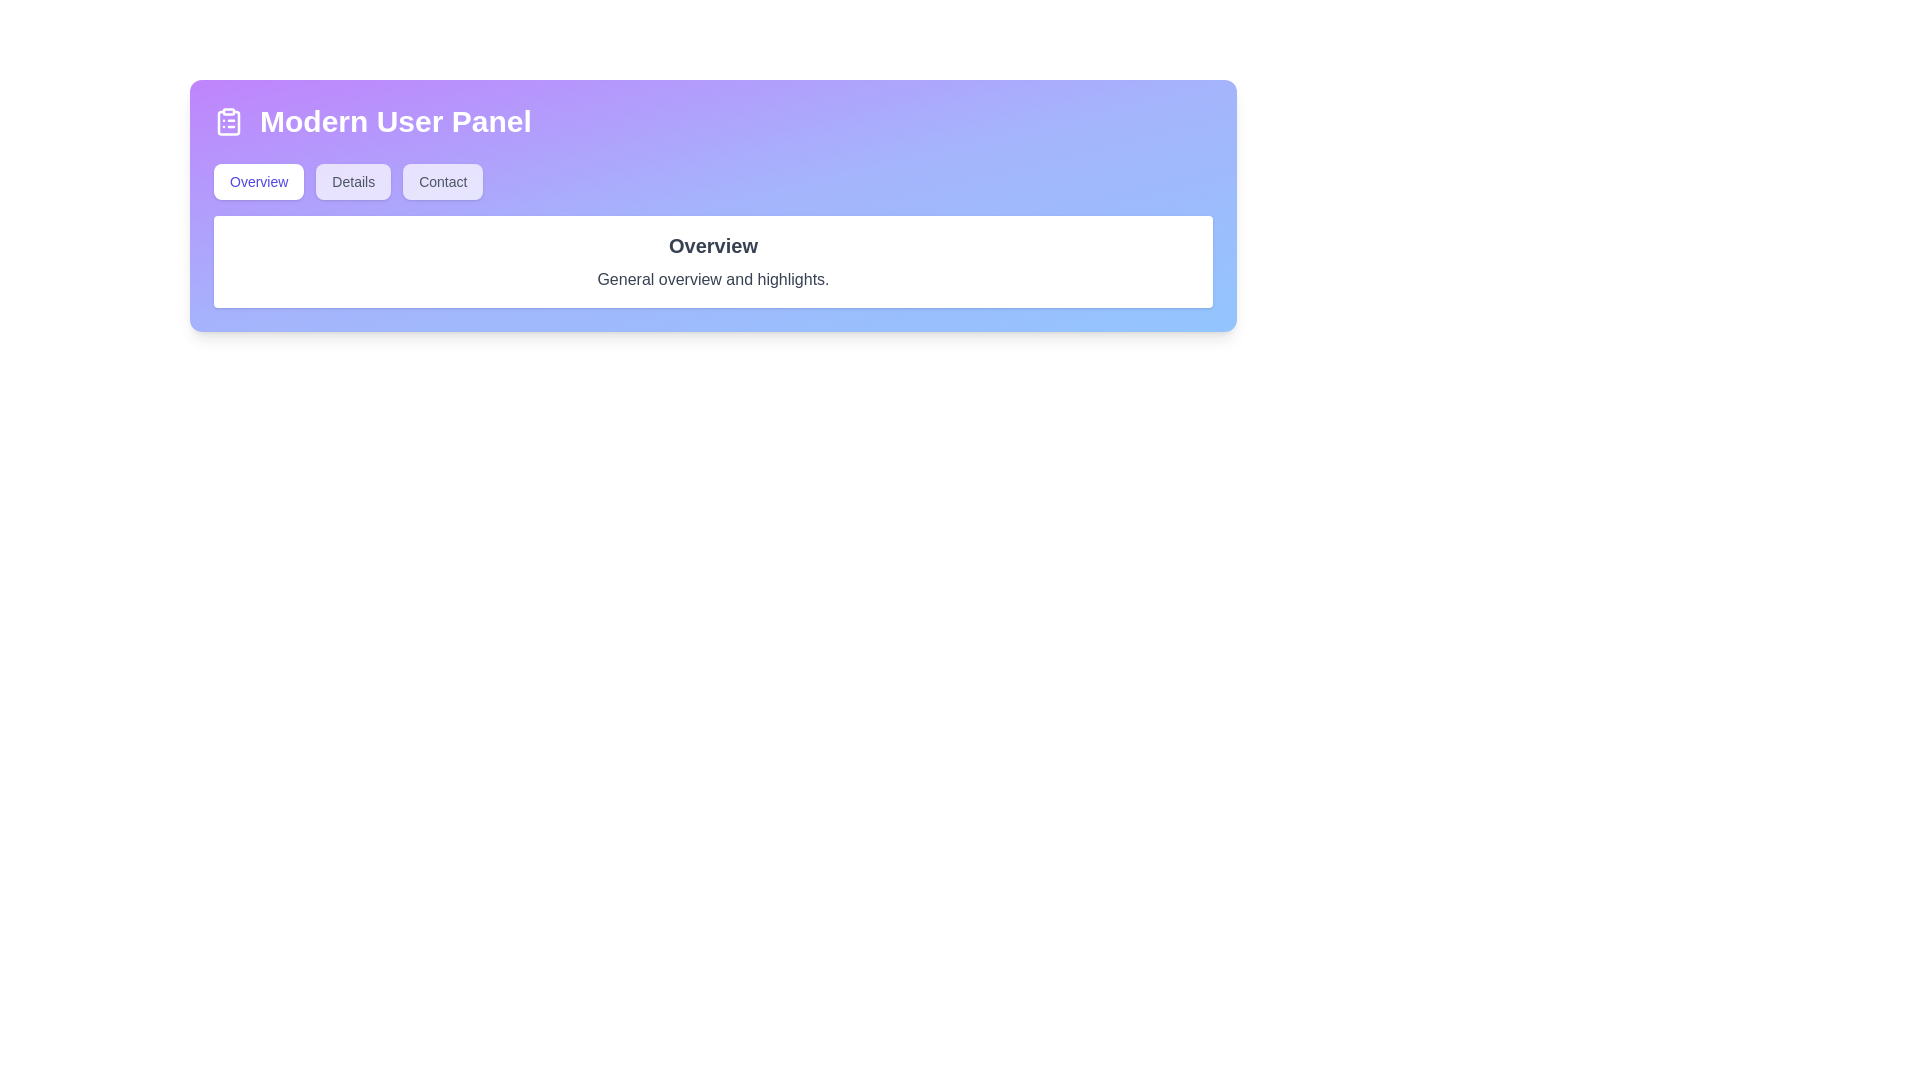  Describe the element at coordinates (353, 181) in the screenshot. I see `the 'Details' button located in the 'Modern User Panel'` at that location.